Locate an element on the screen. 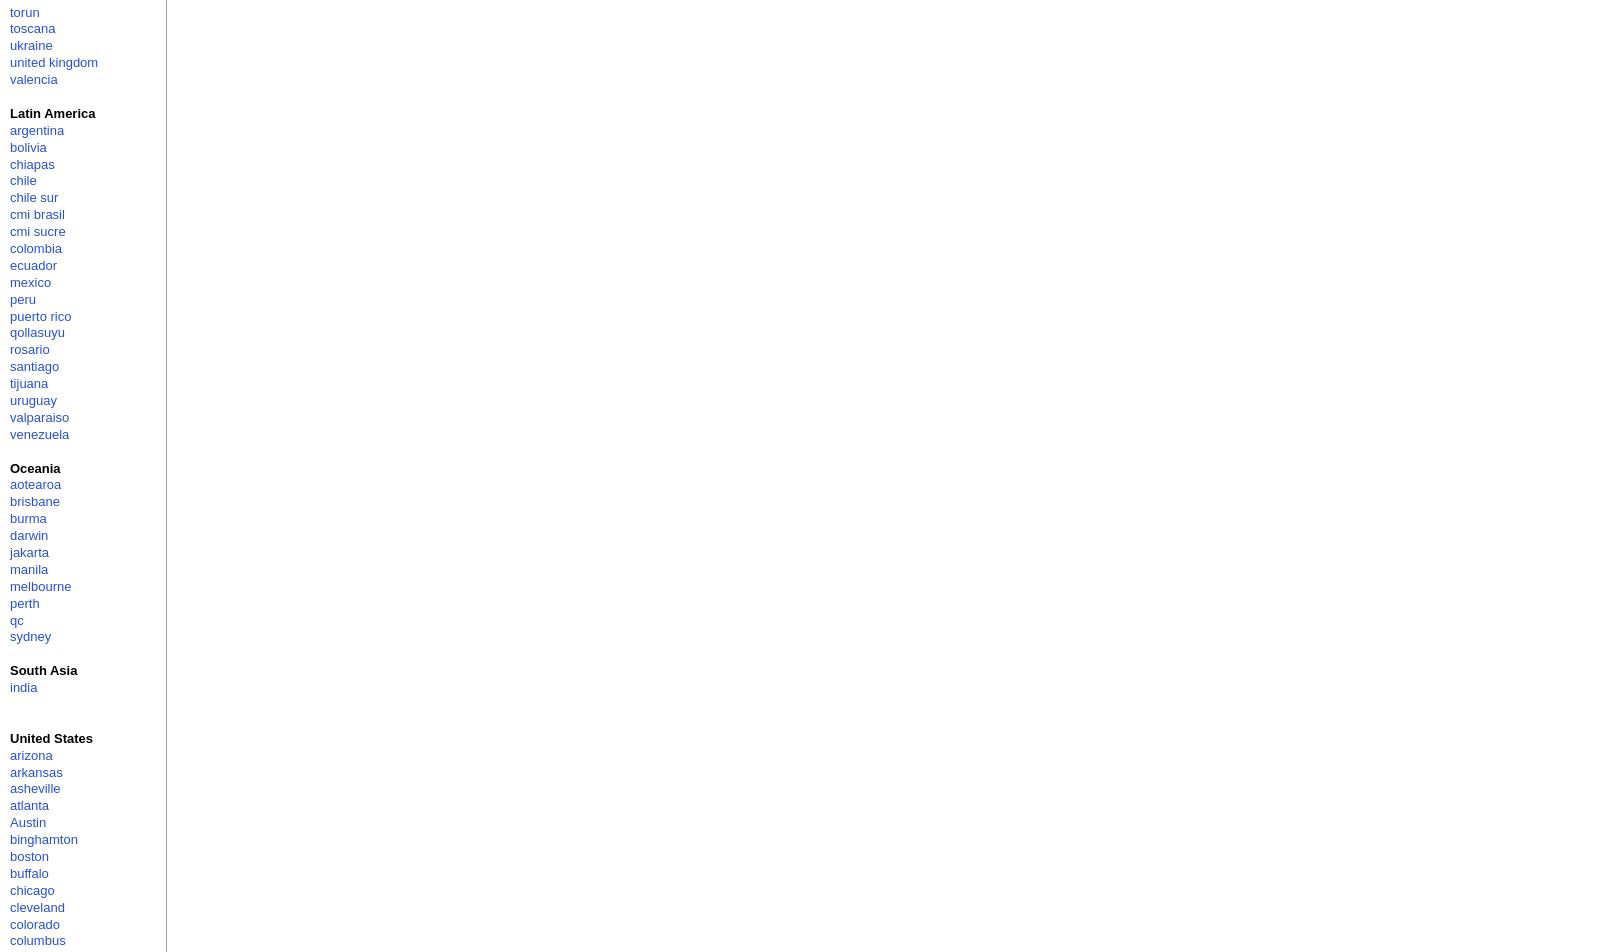 Image resolution: width=1600 pixels, height=952 pixels. 'perth' is located at coordinates (23, 602).